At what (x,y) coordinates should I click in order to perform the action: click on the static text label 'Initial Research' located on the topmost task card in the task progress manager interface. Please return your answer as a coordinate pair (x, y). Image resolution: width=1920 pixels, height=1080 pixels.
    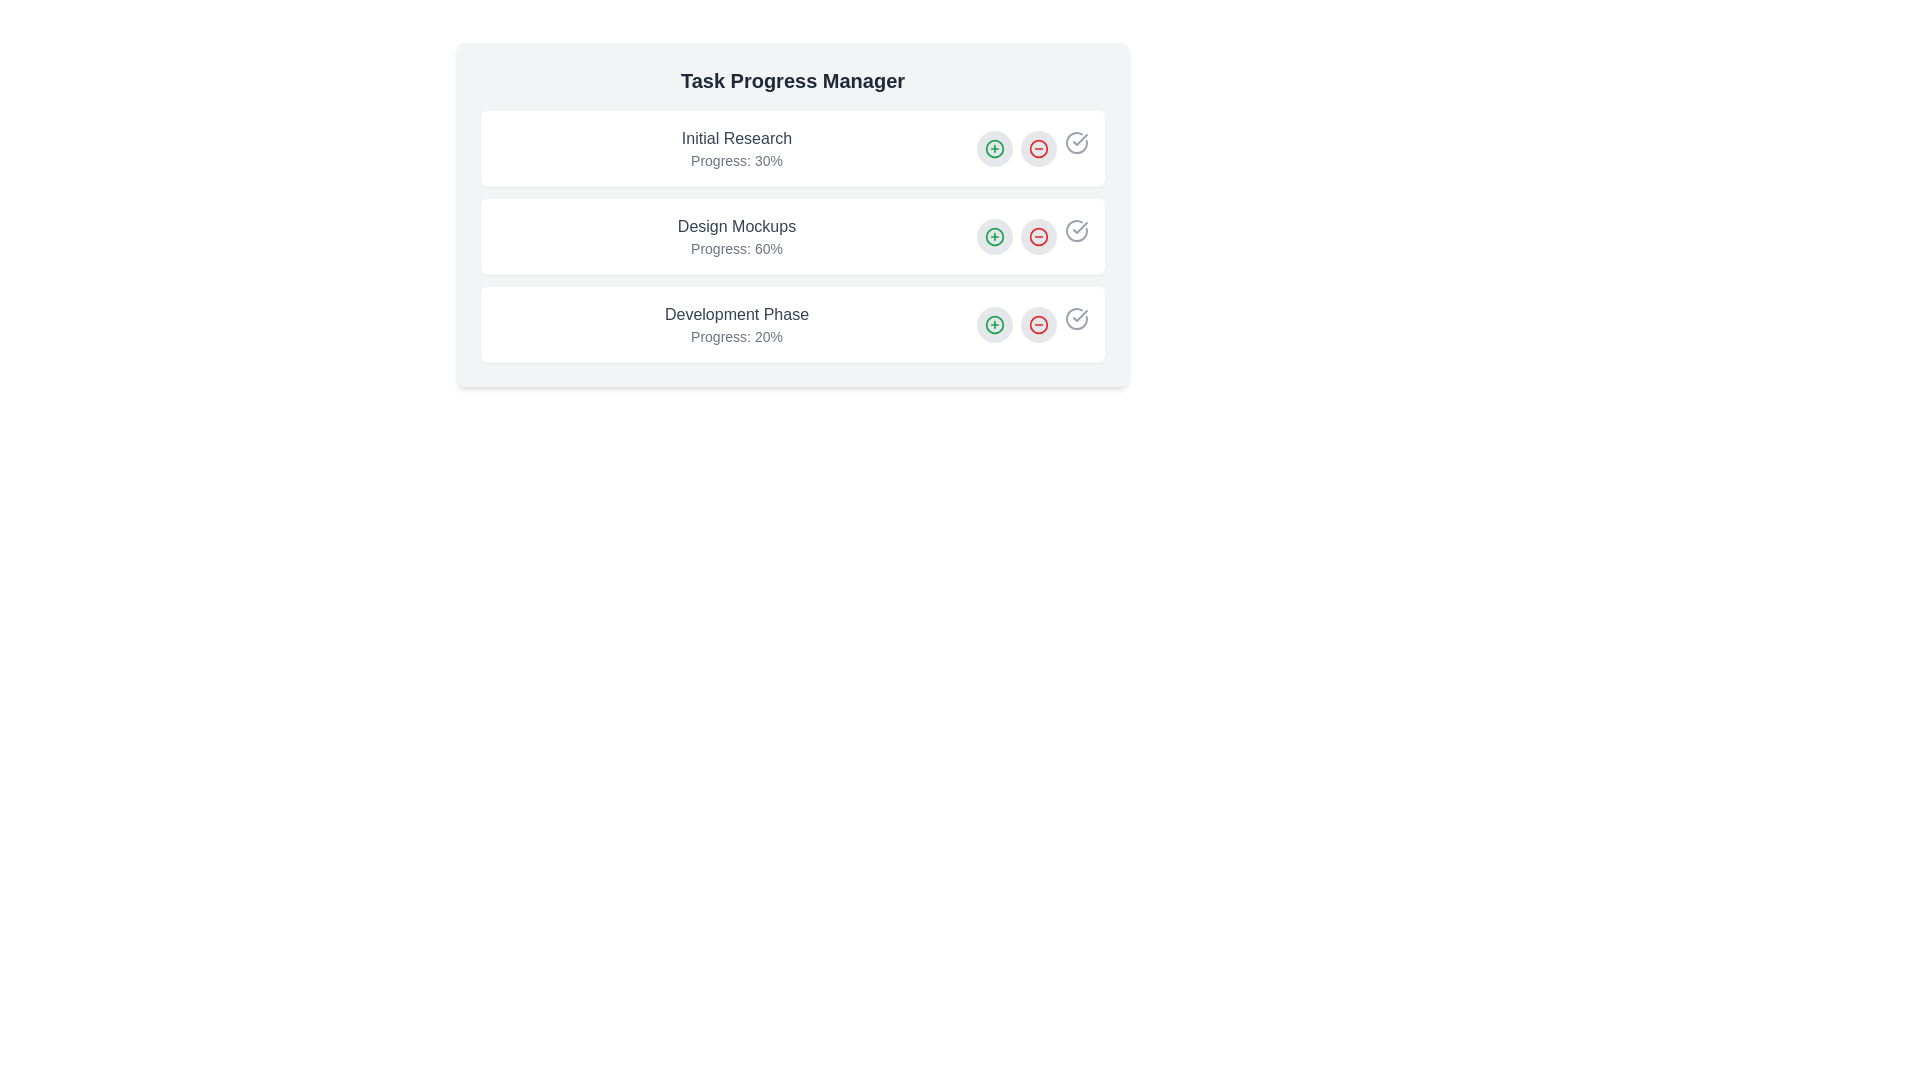
    Looking at the image, I should click on (736, 137).